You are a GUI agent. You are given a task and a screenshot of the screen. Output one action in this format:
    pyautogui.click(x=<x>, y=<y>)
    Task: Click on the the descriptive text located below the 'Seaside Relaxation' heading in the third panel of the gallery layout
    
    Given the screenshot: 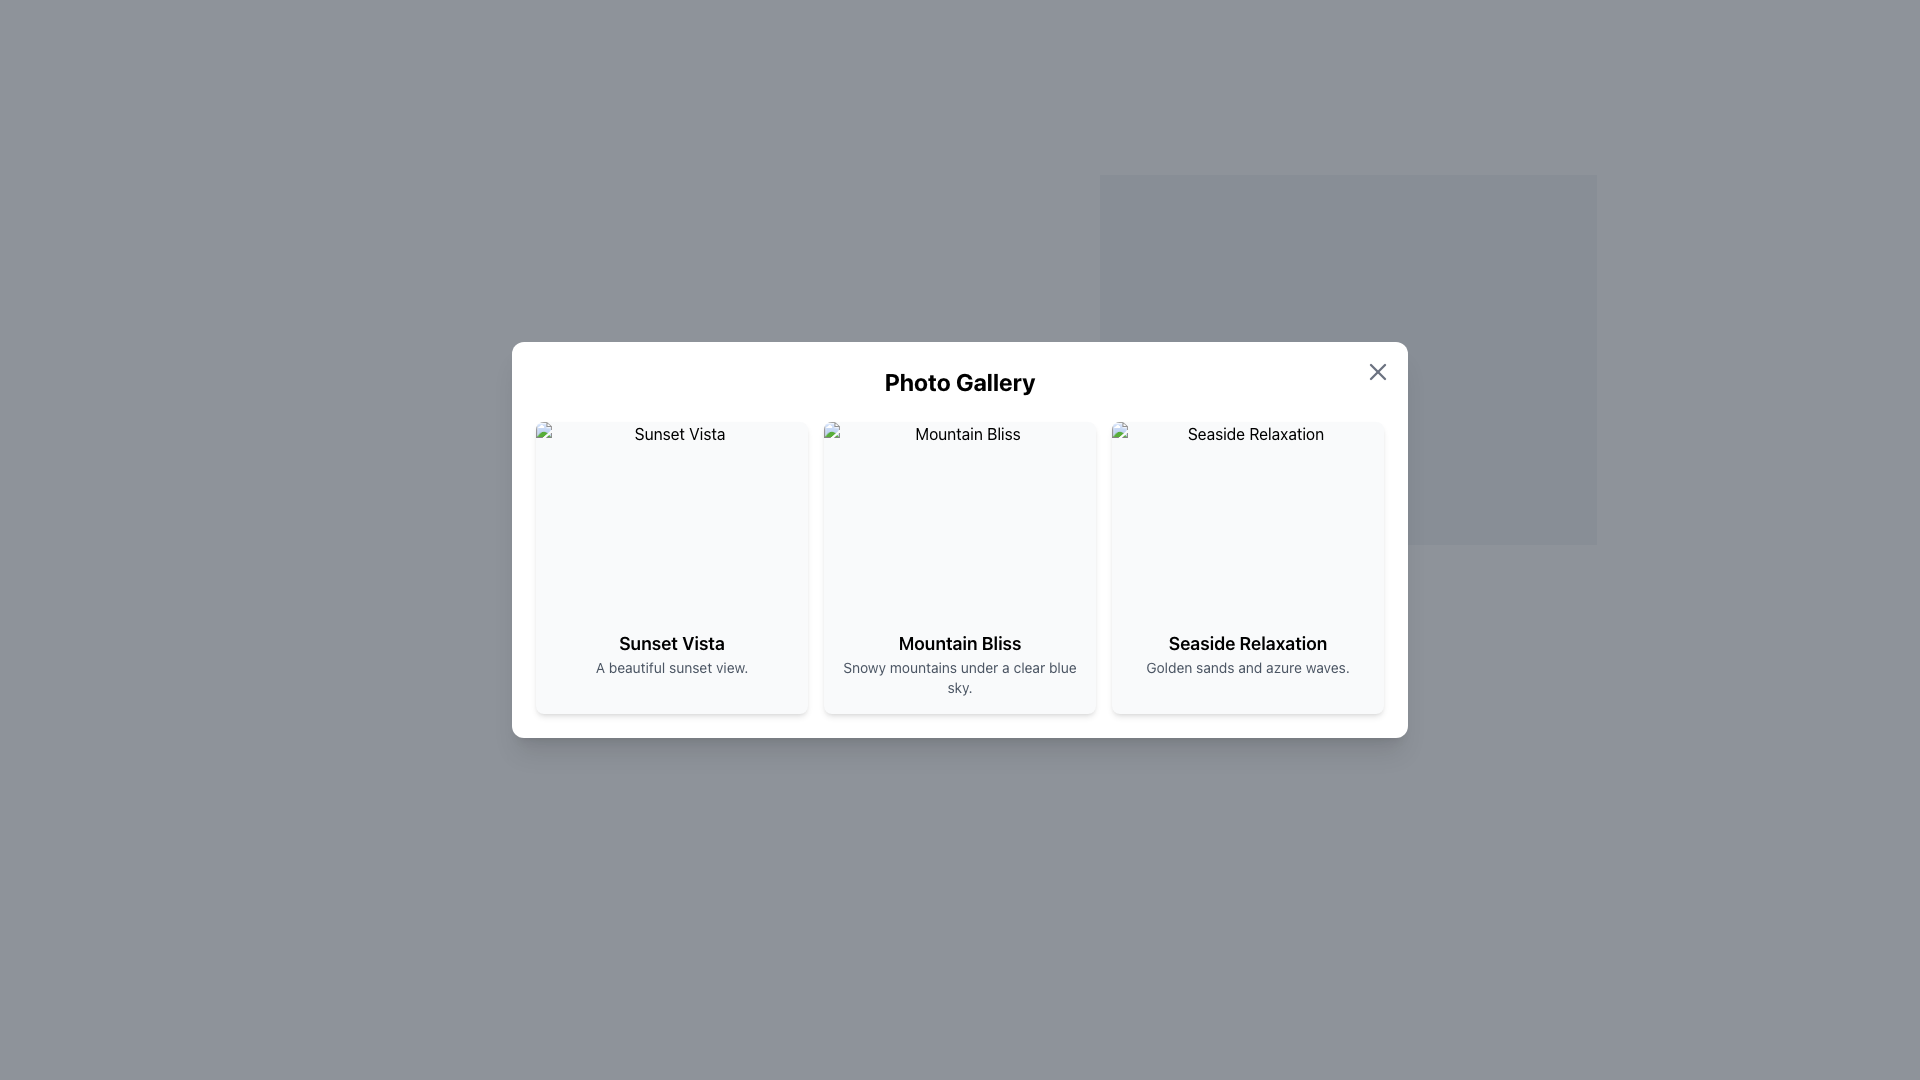 What is the action you would take?
    pyautogui.click(x=1247, y=667)
    